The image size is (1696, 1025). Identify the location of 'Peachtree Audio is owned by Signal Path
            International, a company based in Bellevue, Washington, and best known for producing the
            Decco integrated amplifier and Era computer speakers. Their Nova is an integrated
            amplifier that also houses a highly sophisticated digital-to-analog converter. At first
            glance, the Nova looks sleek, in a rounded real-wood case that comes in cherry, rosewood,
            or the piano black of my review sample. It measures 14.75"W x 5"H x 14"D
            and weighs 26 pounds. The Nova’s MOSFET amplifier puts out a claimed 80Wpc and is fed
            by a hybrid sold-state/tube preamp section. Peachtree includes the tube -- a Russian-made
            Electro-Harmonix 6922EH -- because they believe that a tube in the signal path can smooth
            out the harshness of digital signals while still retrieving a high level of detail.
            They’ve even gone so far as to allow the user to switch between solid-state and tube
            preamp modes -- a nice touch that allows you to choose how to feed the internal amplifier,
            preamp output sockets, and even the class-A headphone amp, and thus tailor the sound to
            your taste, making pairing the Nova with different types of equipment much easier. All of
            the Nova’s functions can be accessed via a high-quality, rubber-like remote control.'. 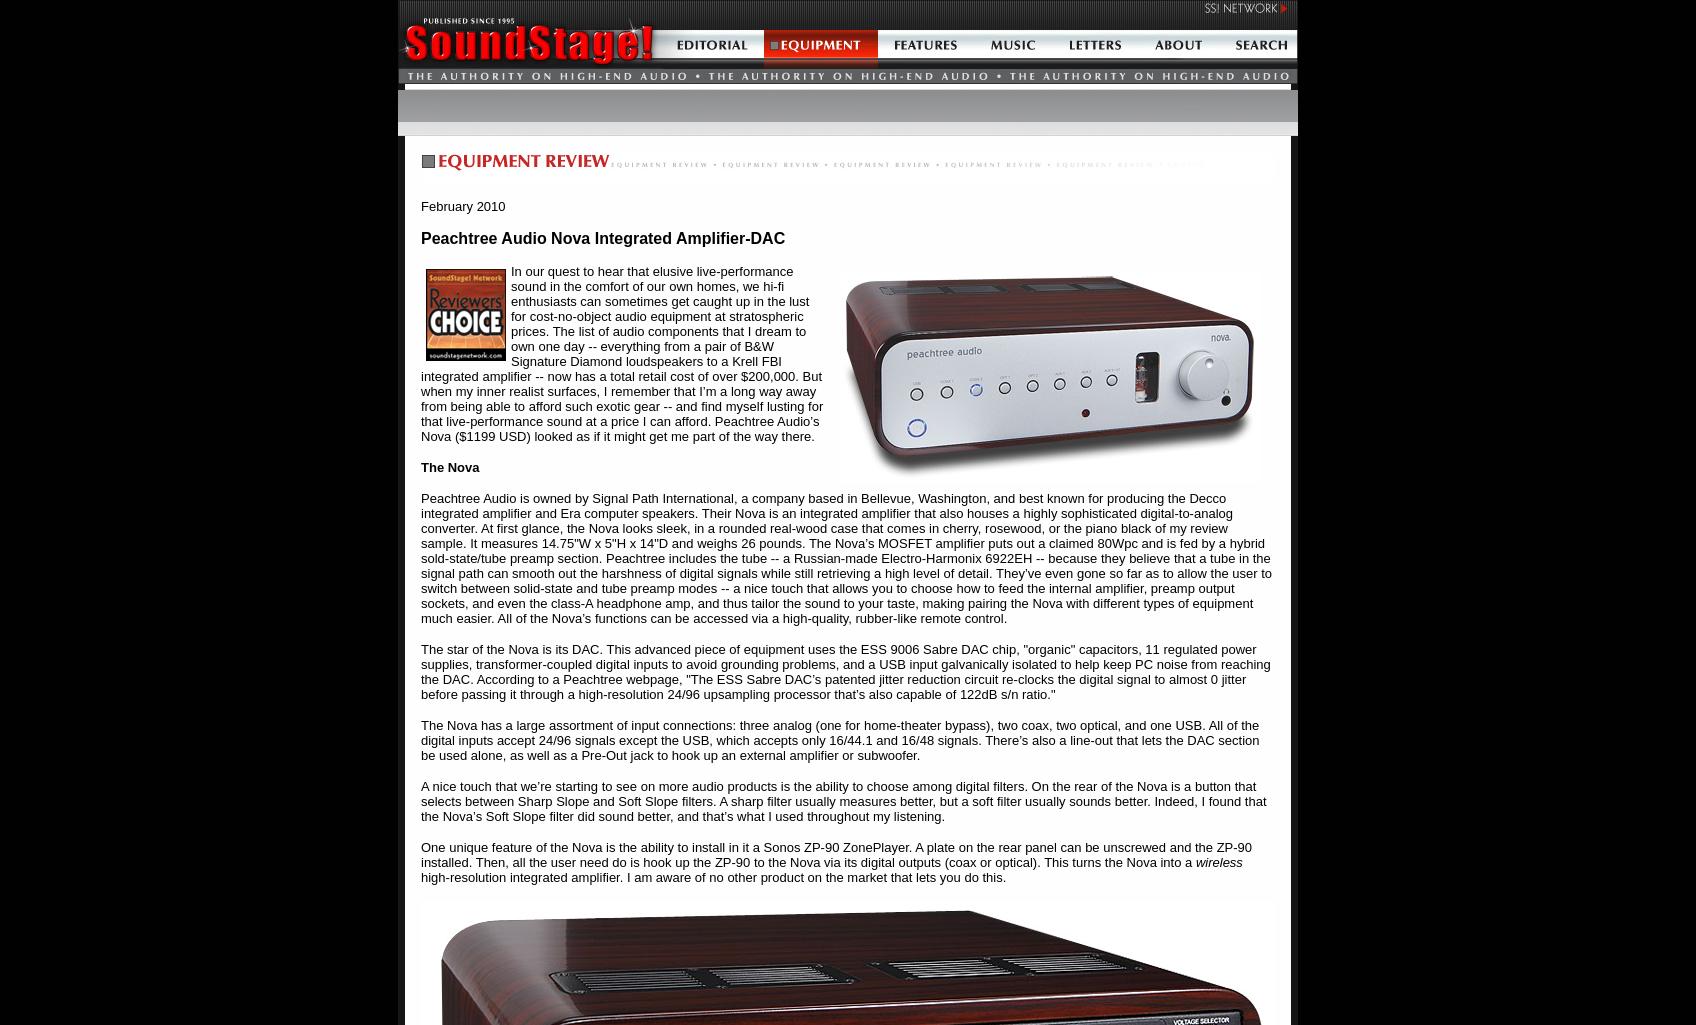
(419, 557).